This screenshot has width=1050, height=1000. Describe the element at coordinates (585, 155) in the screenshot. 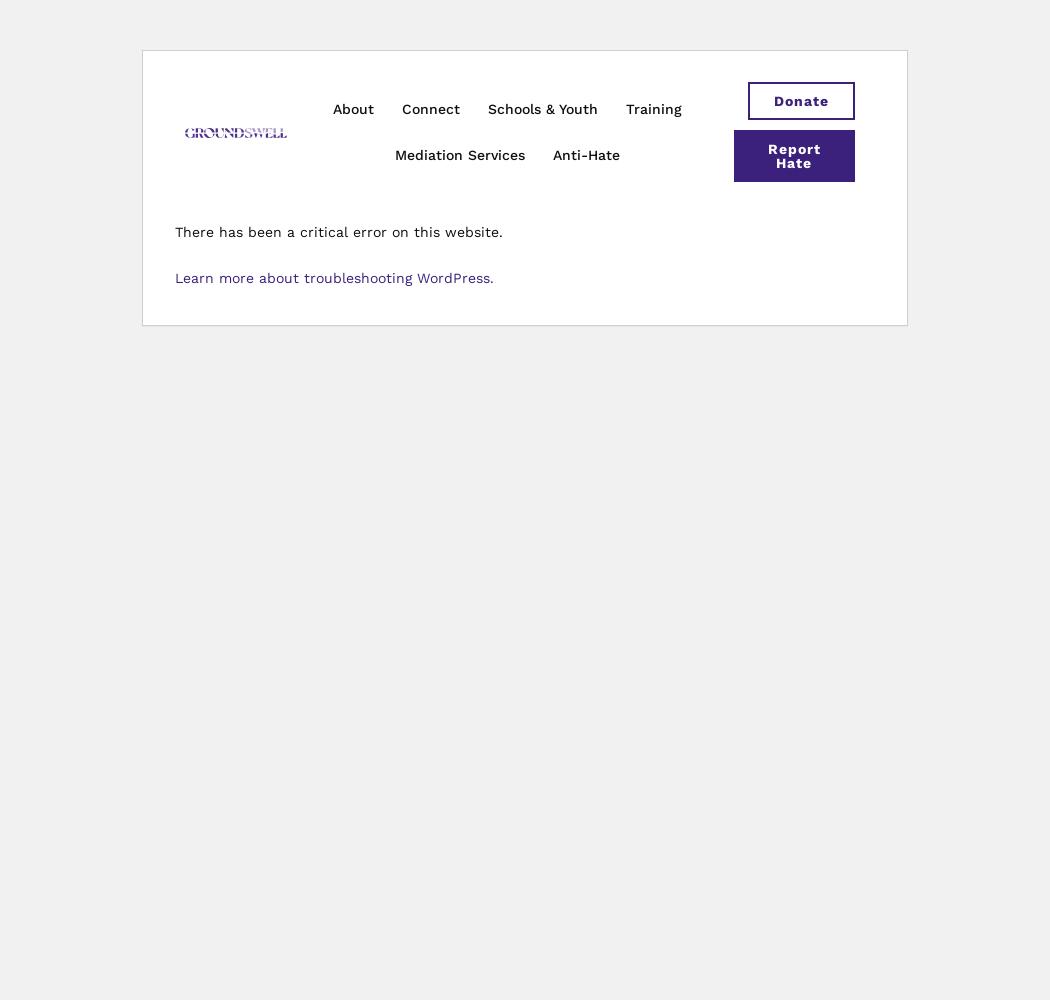

I see `'Anti-Hate'` at that location.